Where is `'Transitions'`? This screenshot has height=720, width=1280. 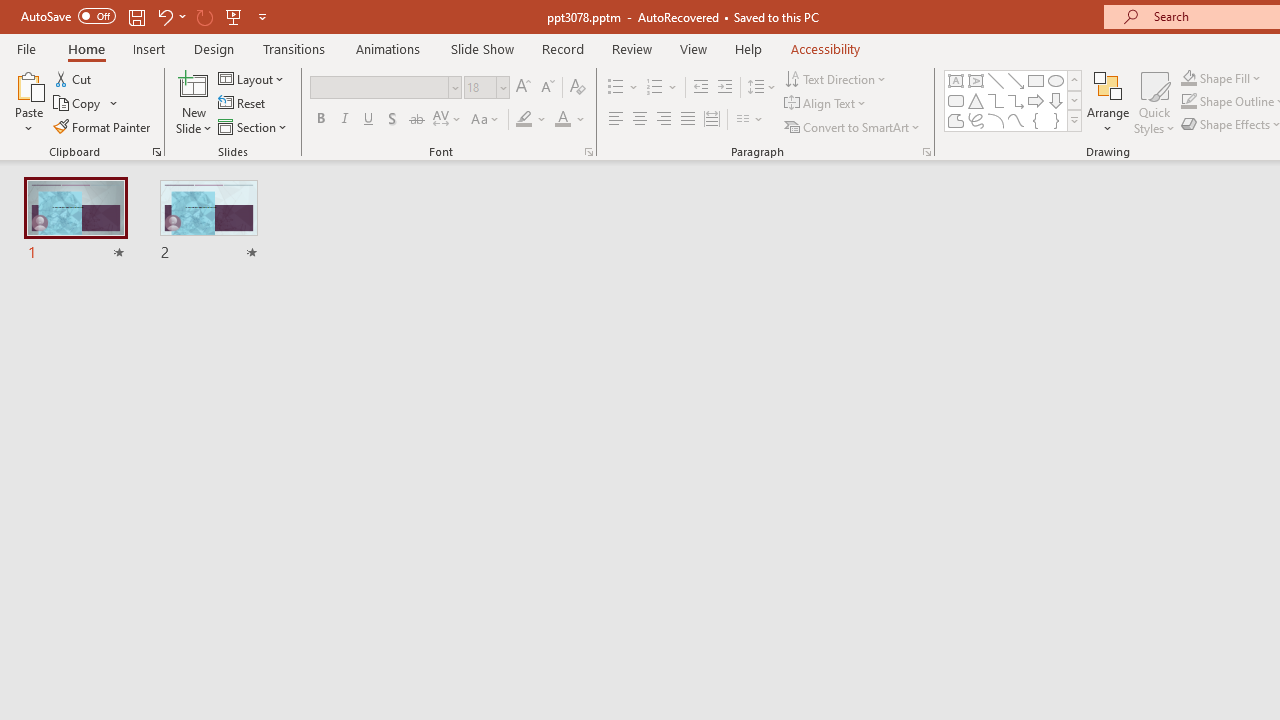
'Transitions' is located at coordinates (294, 48).